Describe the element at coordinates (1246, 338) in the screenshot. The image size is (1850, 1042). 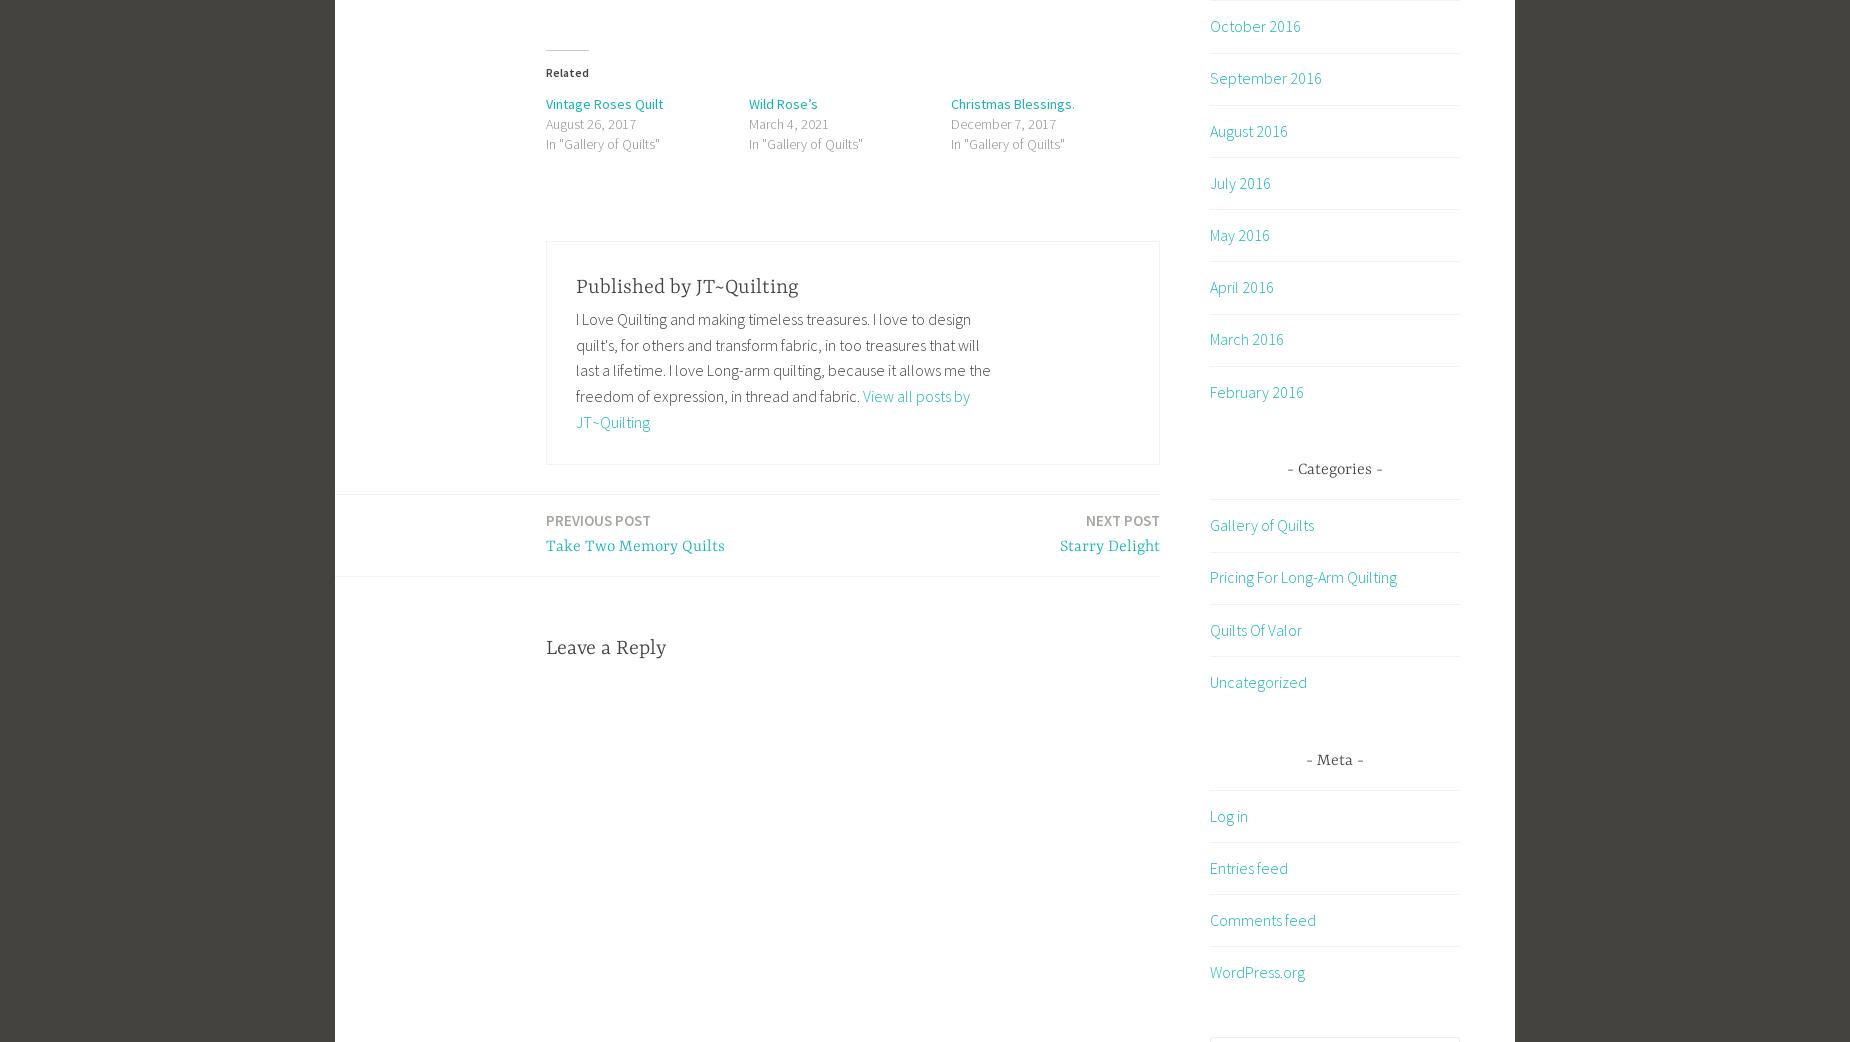
I see `'March 2016'` at that location.